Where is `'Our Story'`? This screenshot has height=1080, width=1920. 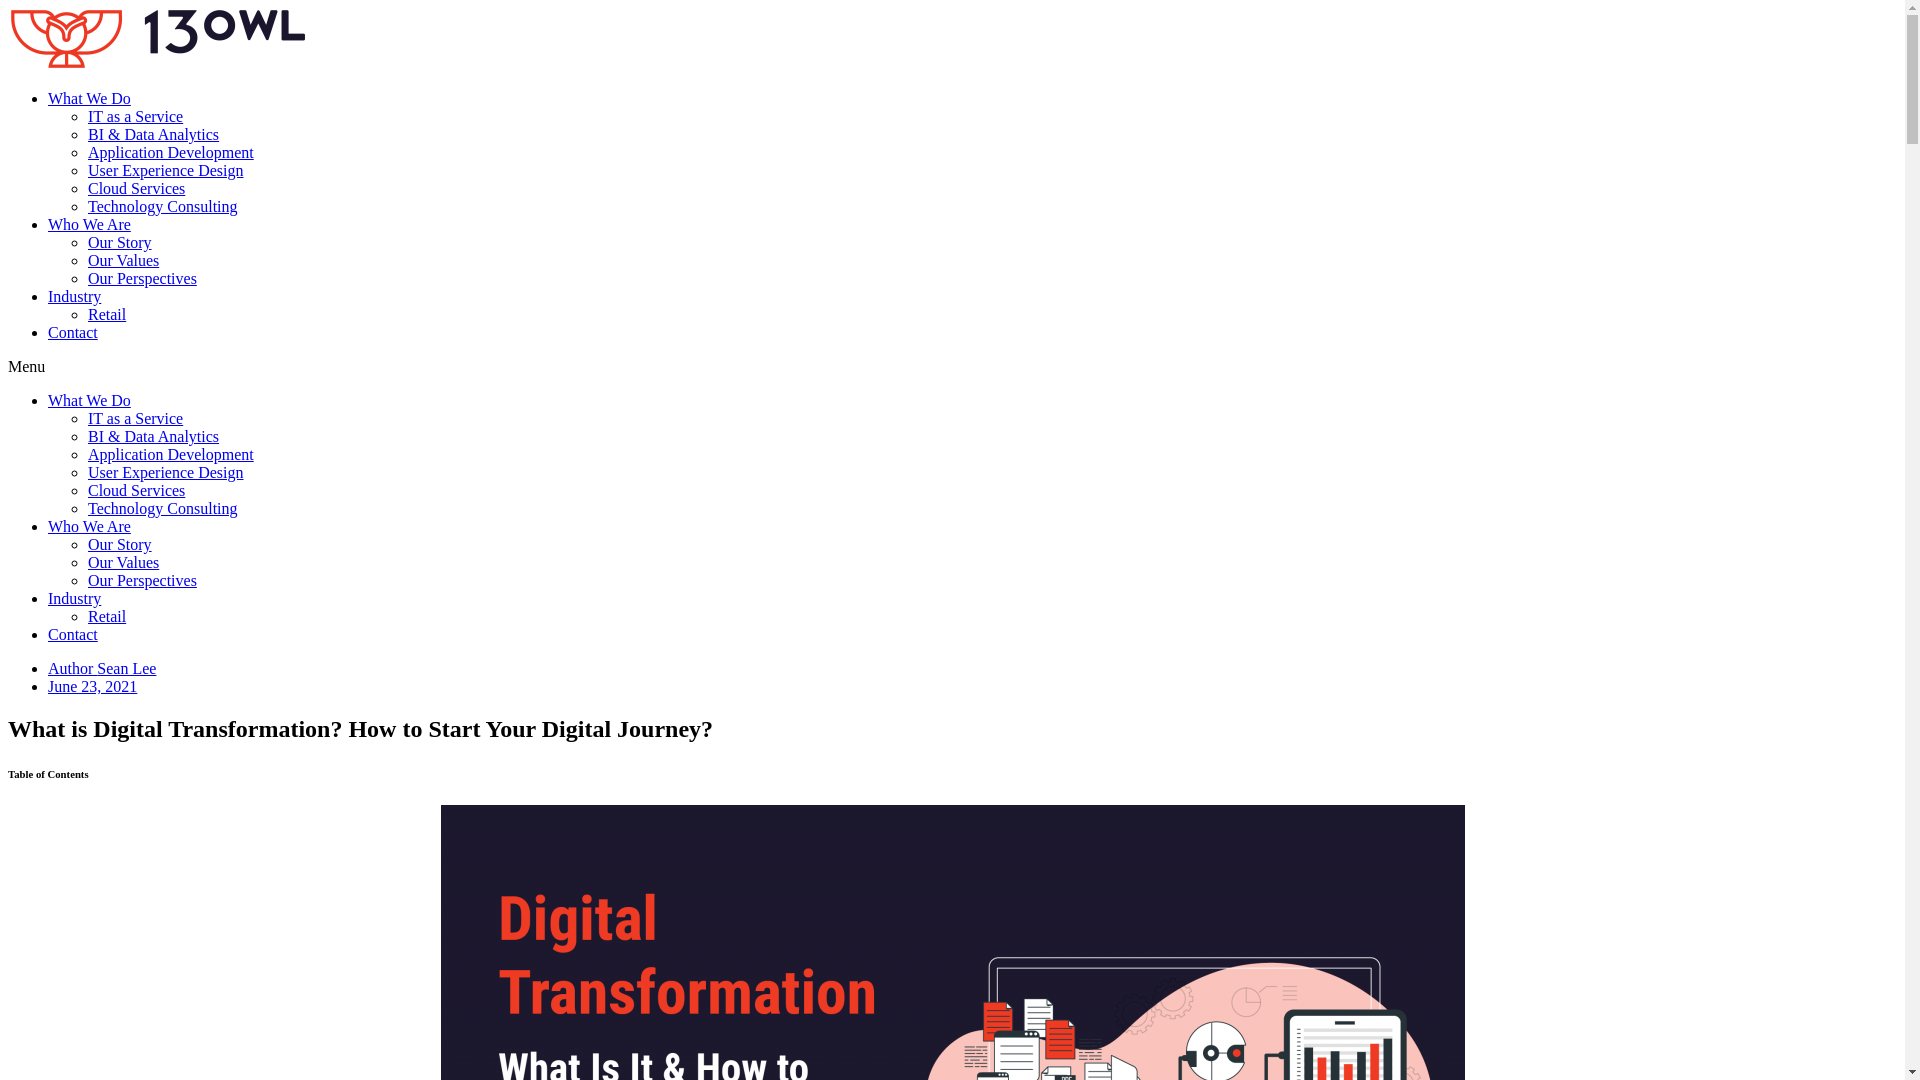 'Our Story' is located at coordinates (119, 241).